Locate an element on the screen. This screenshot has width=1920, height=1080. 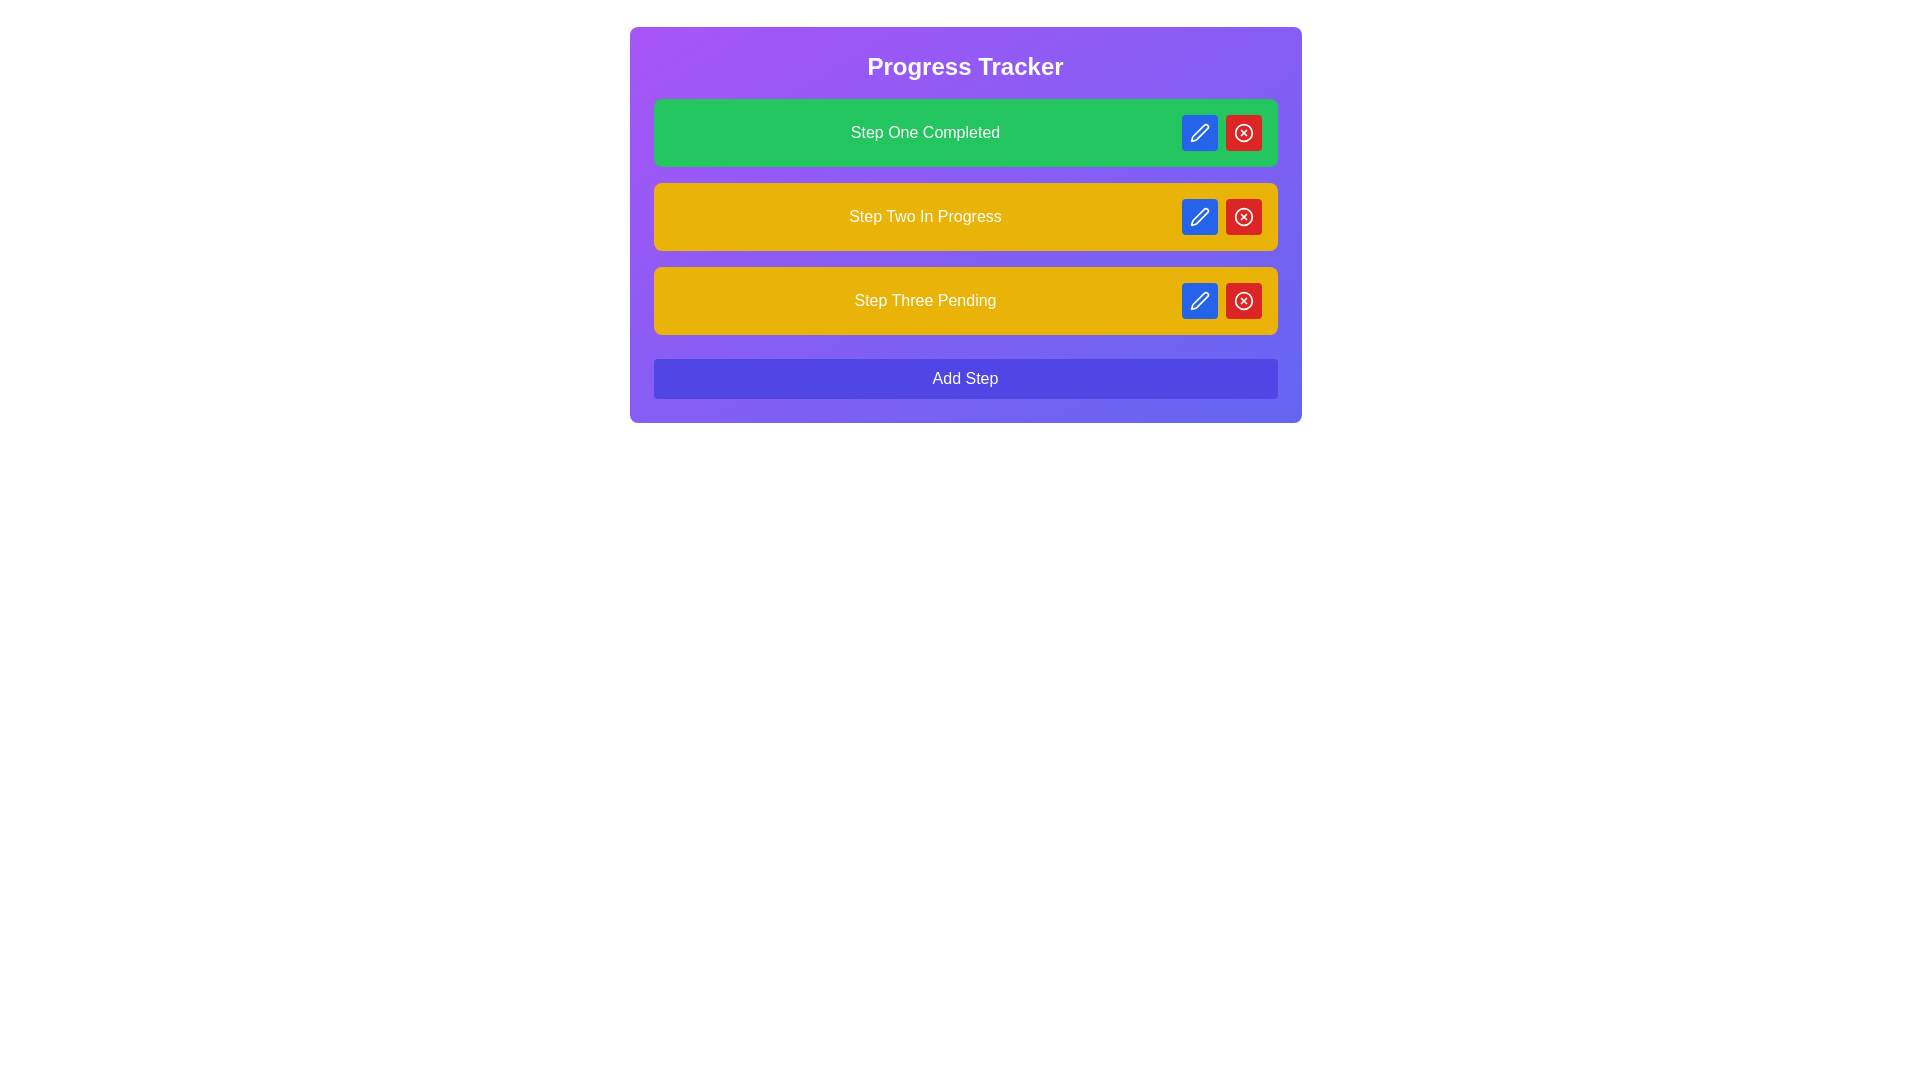
the delete/remove icon located at the far right of the 'Step Two In Progress' row is located at coordinates (1242, 216).